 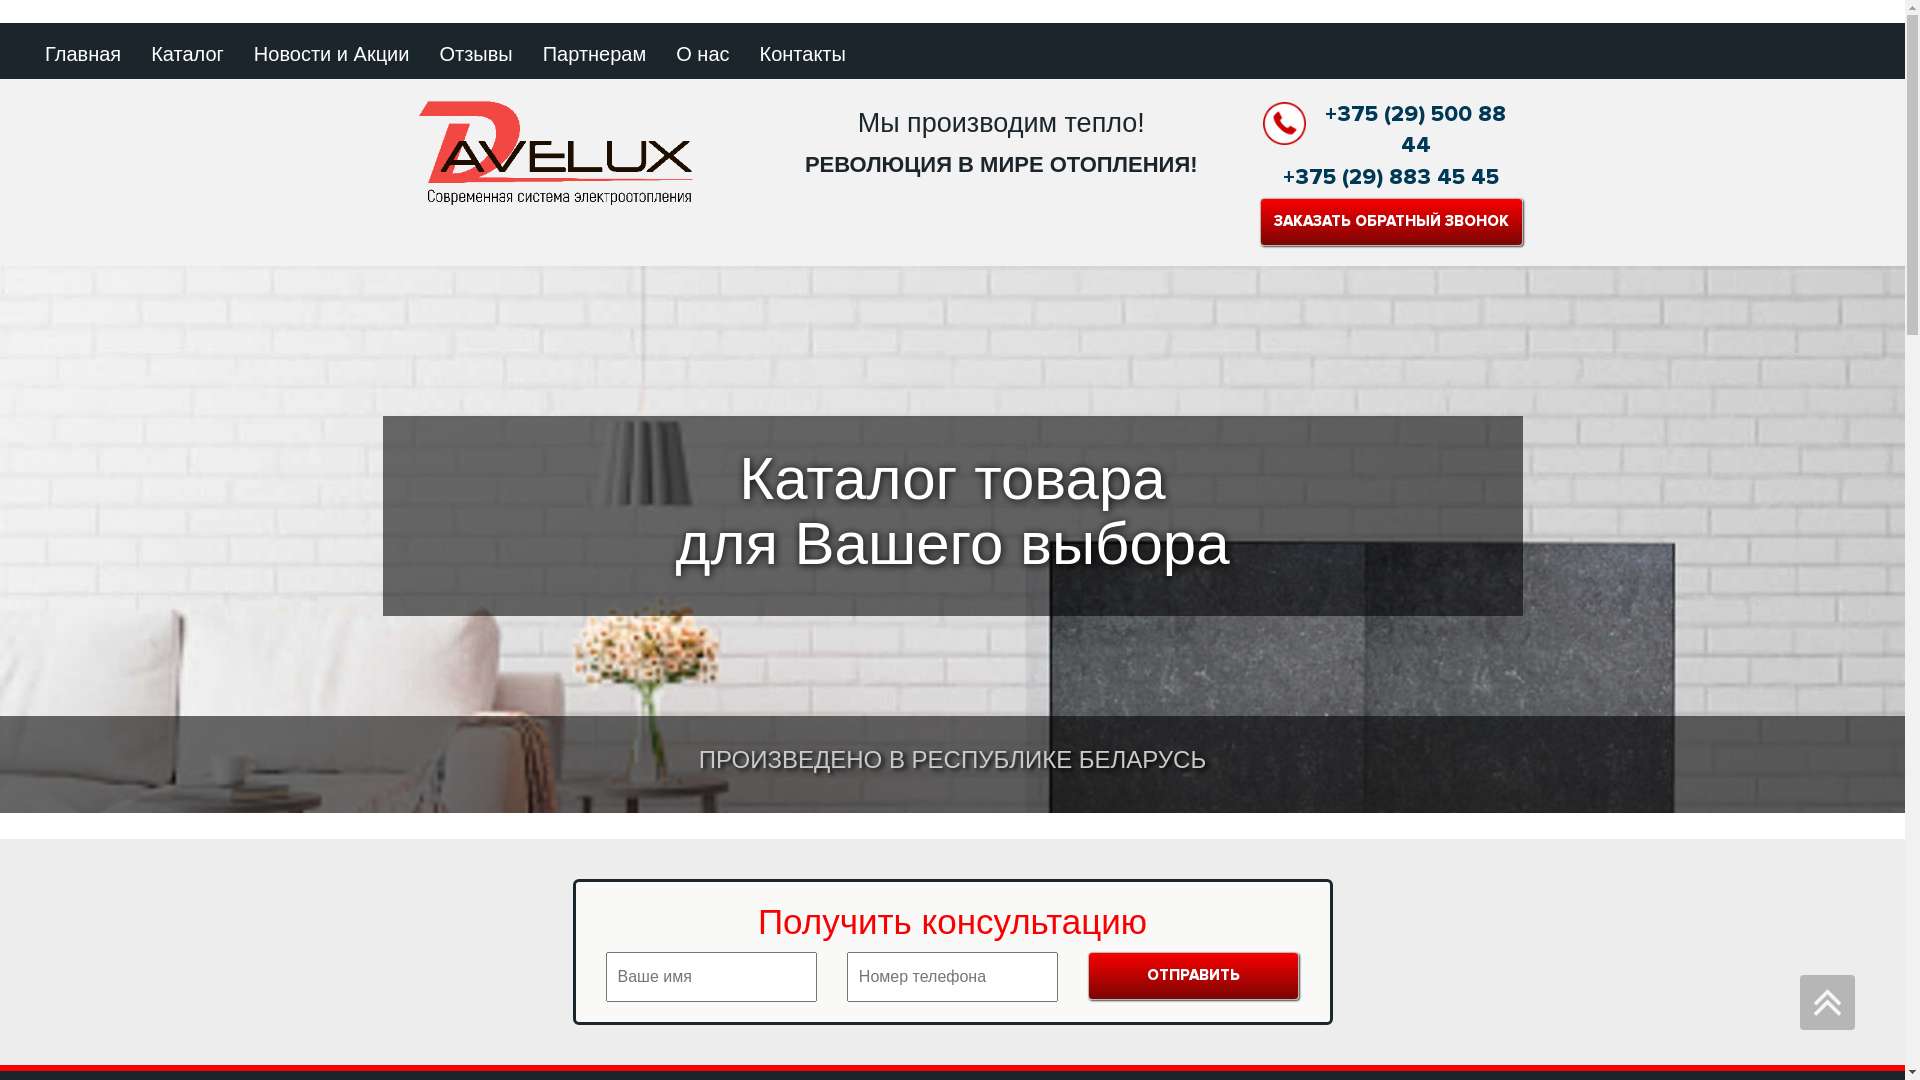 What do you see at coordinates (1390, 130) in the screenshot?
I see `'+375 (29) 500 88 44'` at bounding box center [1390, 130].